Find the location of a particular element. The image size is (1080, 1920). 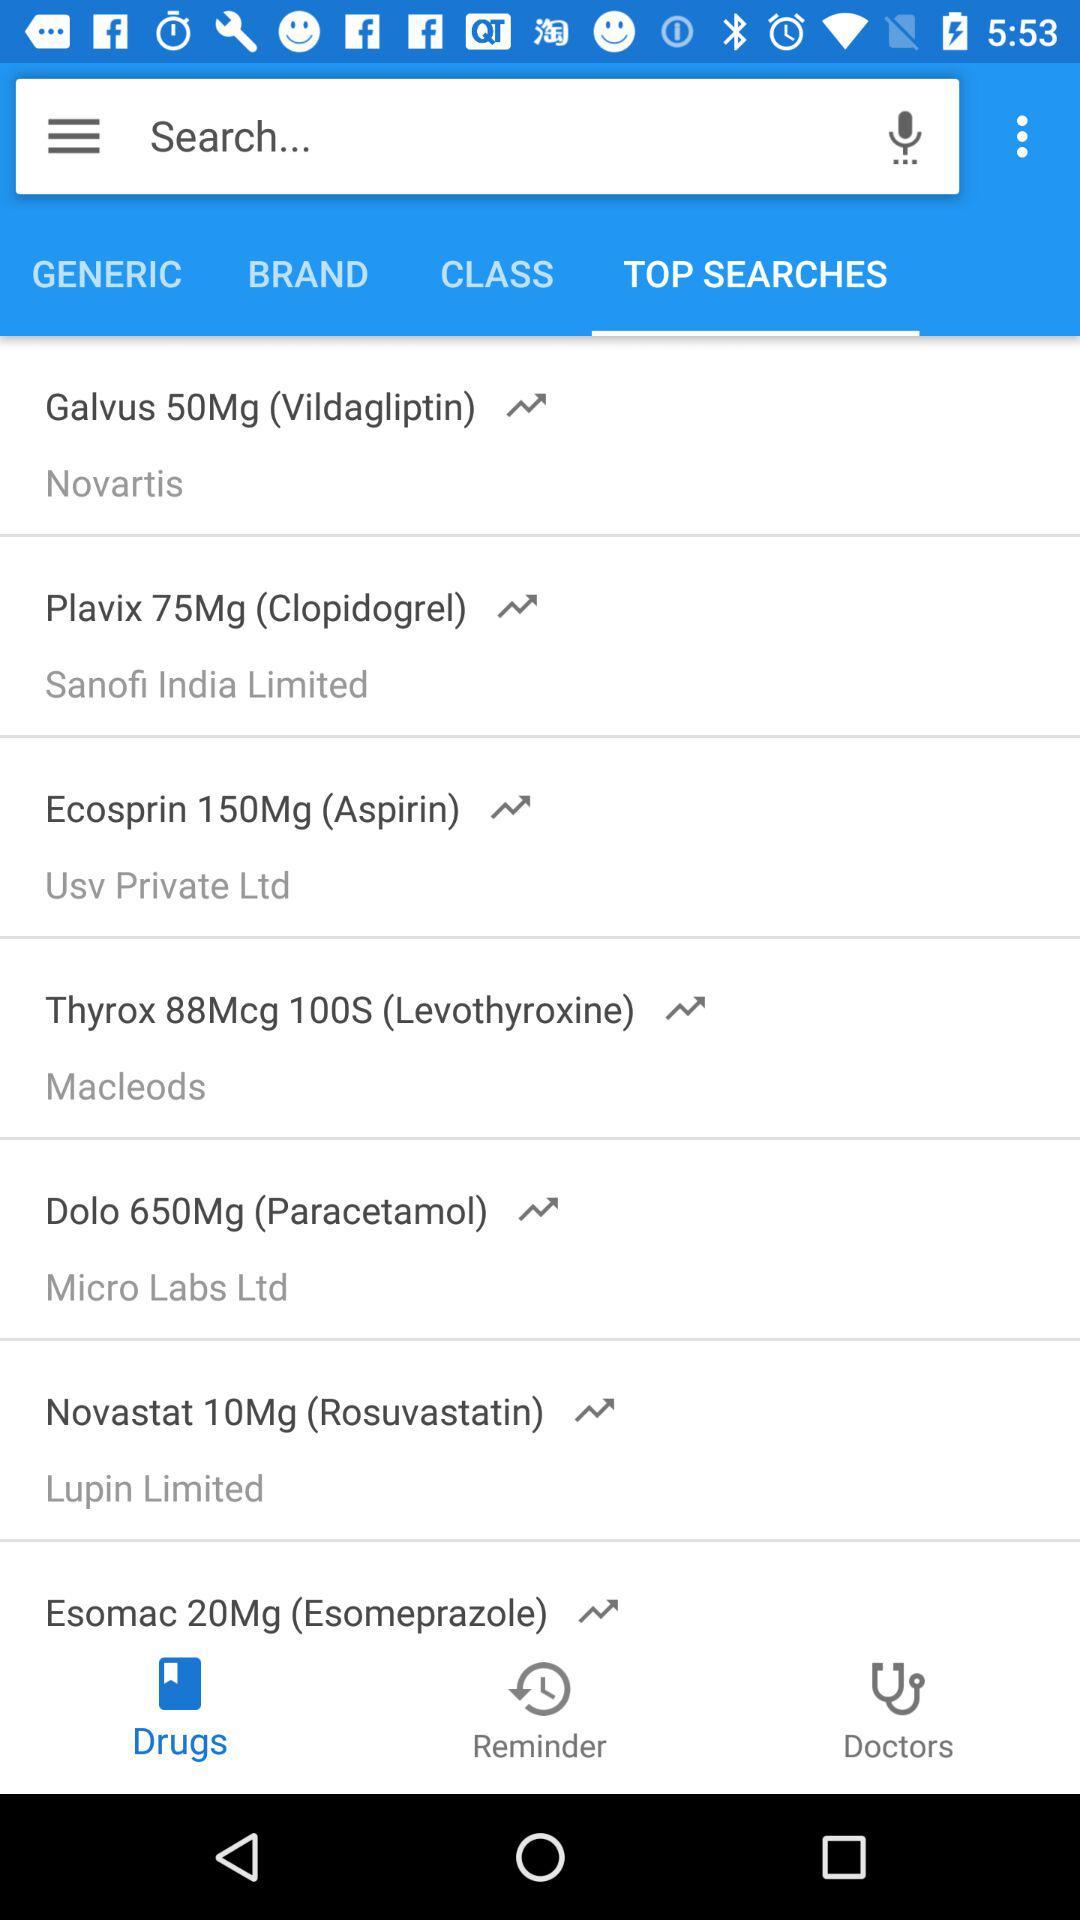

icon next to the search... is located at coordinates (905, 135).